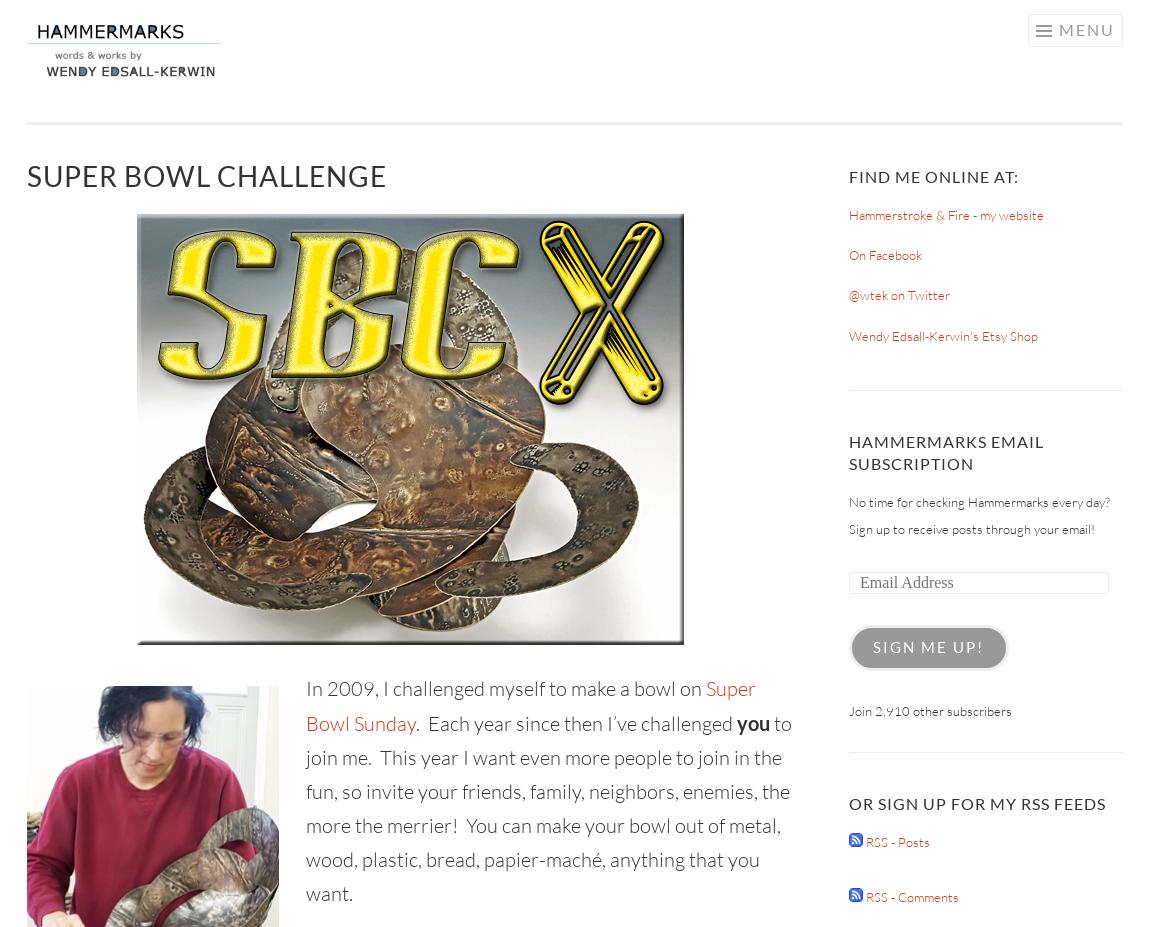  I want to click on 'Find Me Online At:', so click(848, 176).